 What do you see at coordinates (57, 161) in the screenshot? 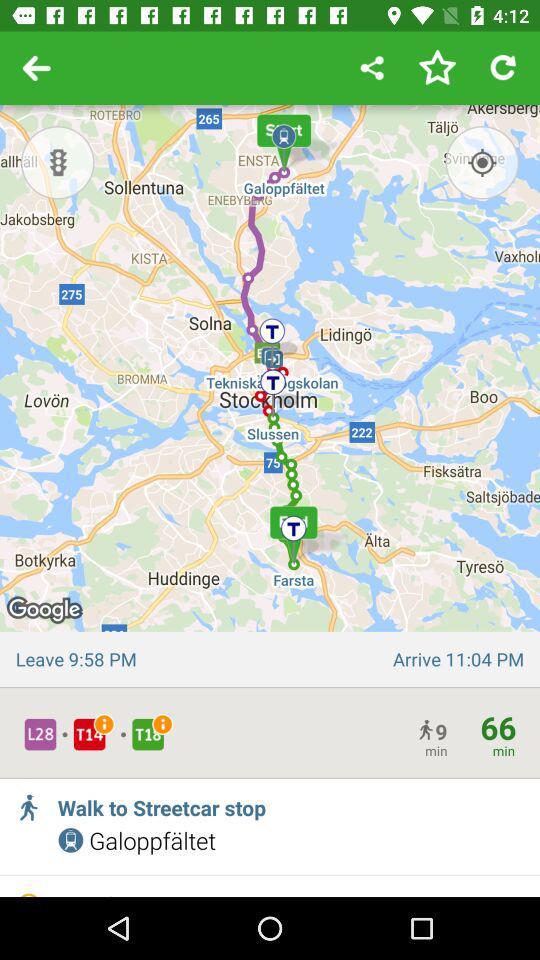
I see `traffic lights` at bounding box center [57, 161].